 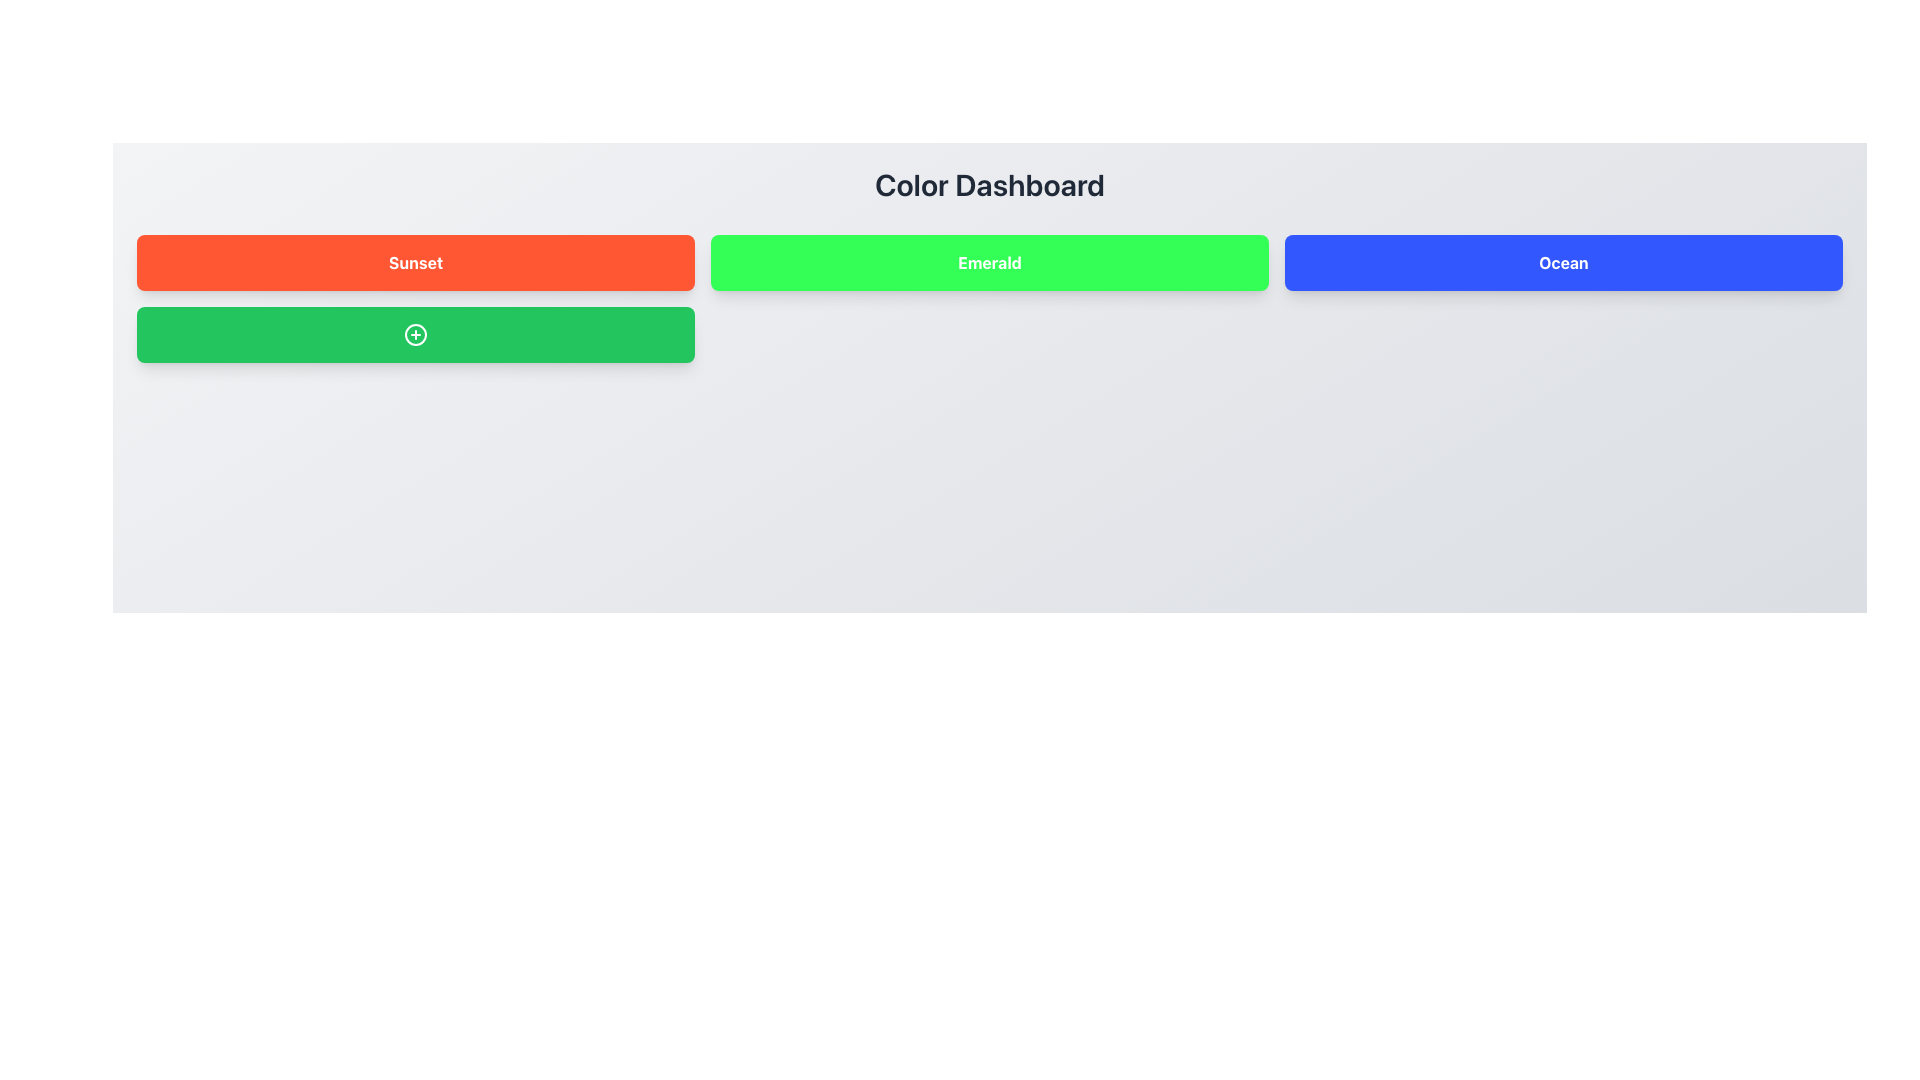 What do you see at coordinates (415, 334) in the screenshot?
I see `the icon located on the green rectangular button labeled 'Emerald' at the bottom row of buttons` at bounding box center [415, 334].